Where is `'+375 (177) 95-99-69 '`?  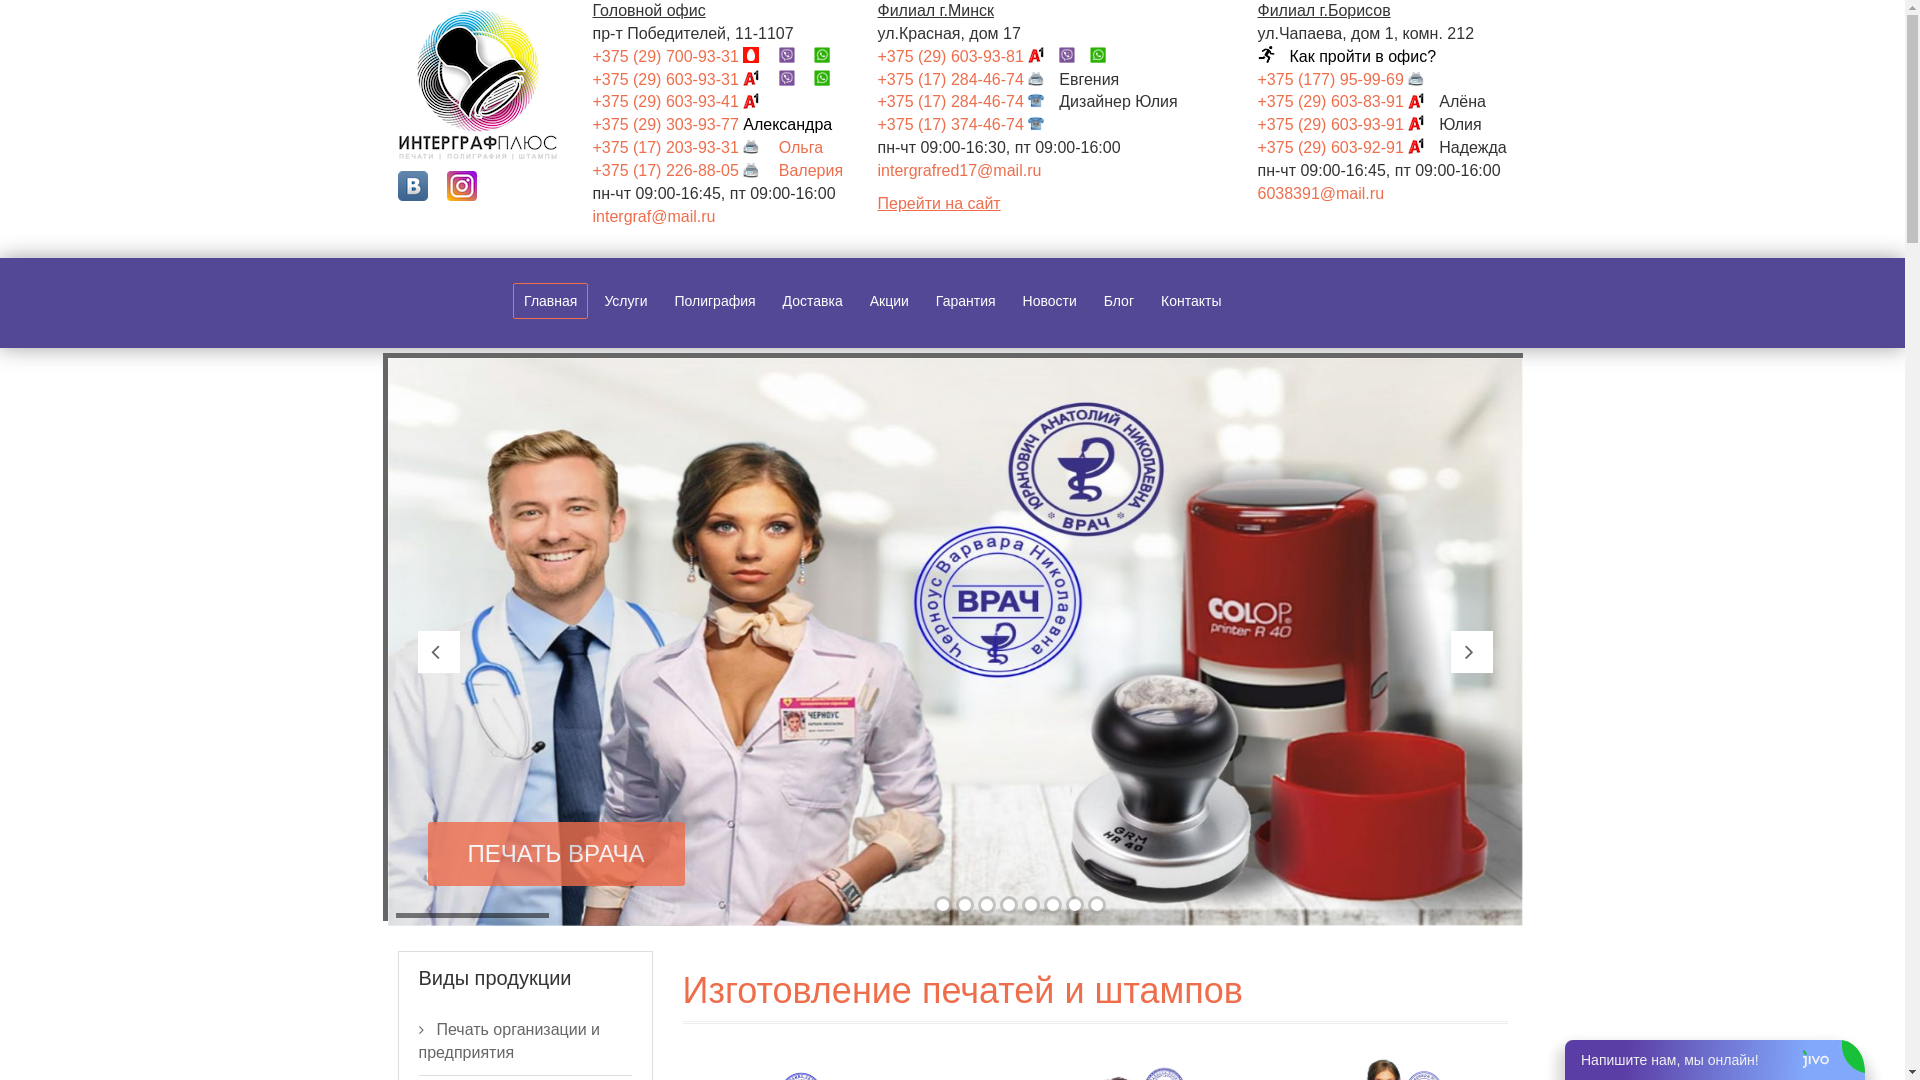
'+375 (177) 95-99-69 ' is located at coordinates (1348, 78).